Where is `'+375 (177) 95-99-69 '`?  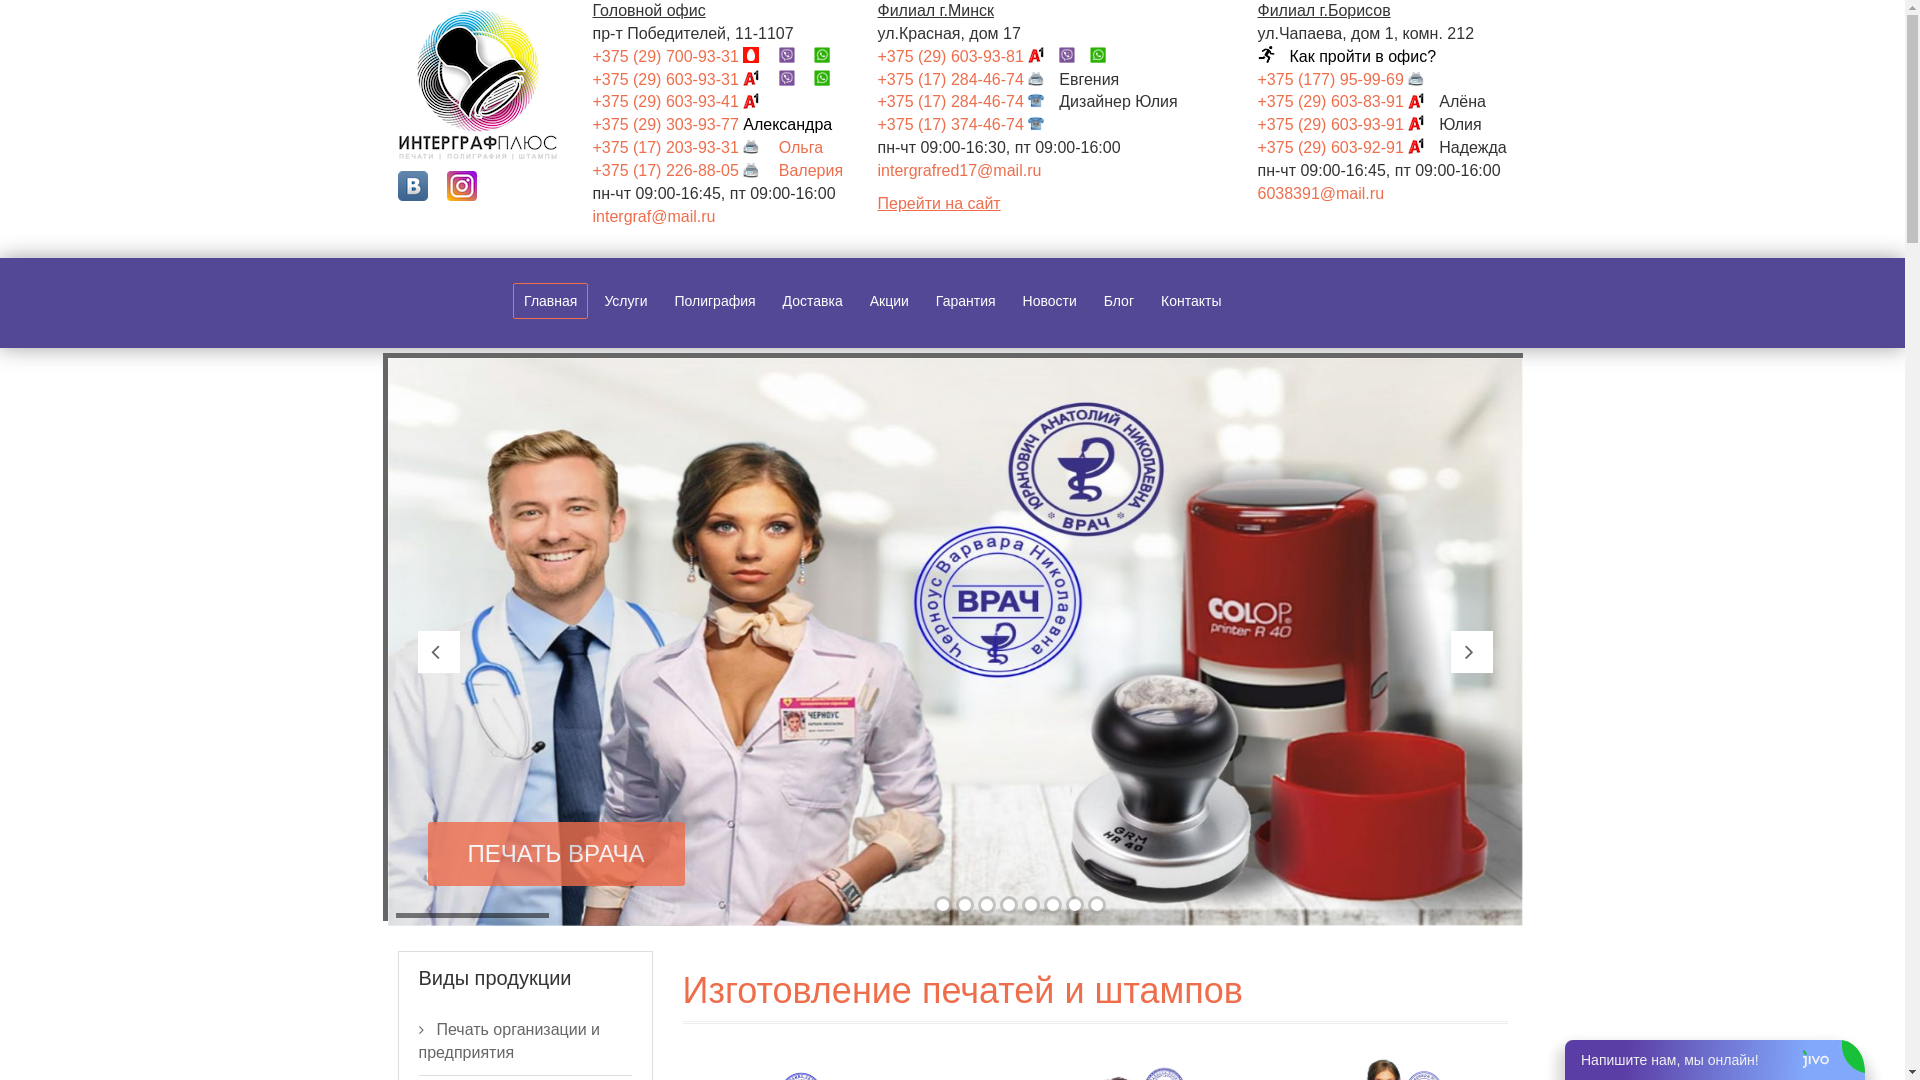
'+375 (177) 95-99-69 ' is located at coordinates (1348, 78).